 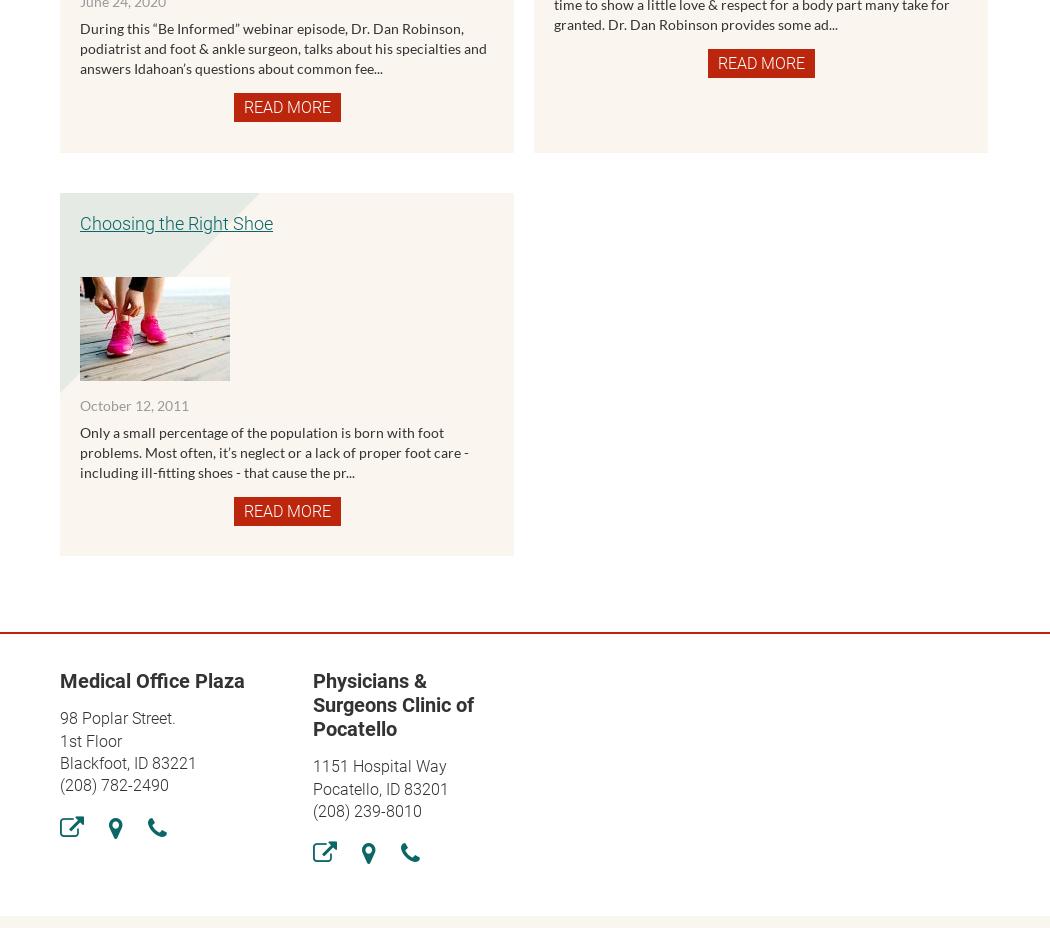 I want to click on '(208) 782-2490', so click(x=113, y=784).